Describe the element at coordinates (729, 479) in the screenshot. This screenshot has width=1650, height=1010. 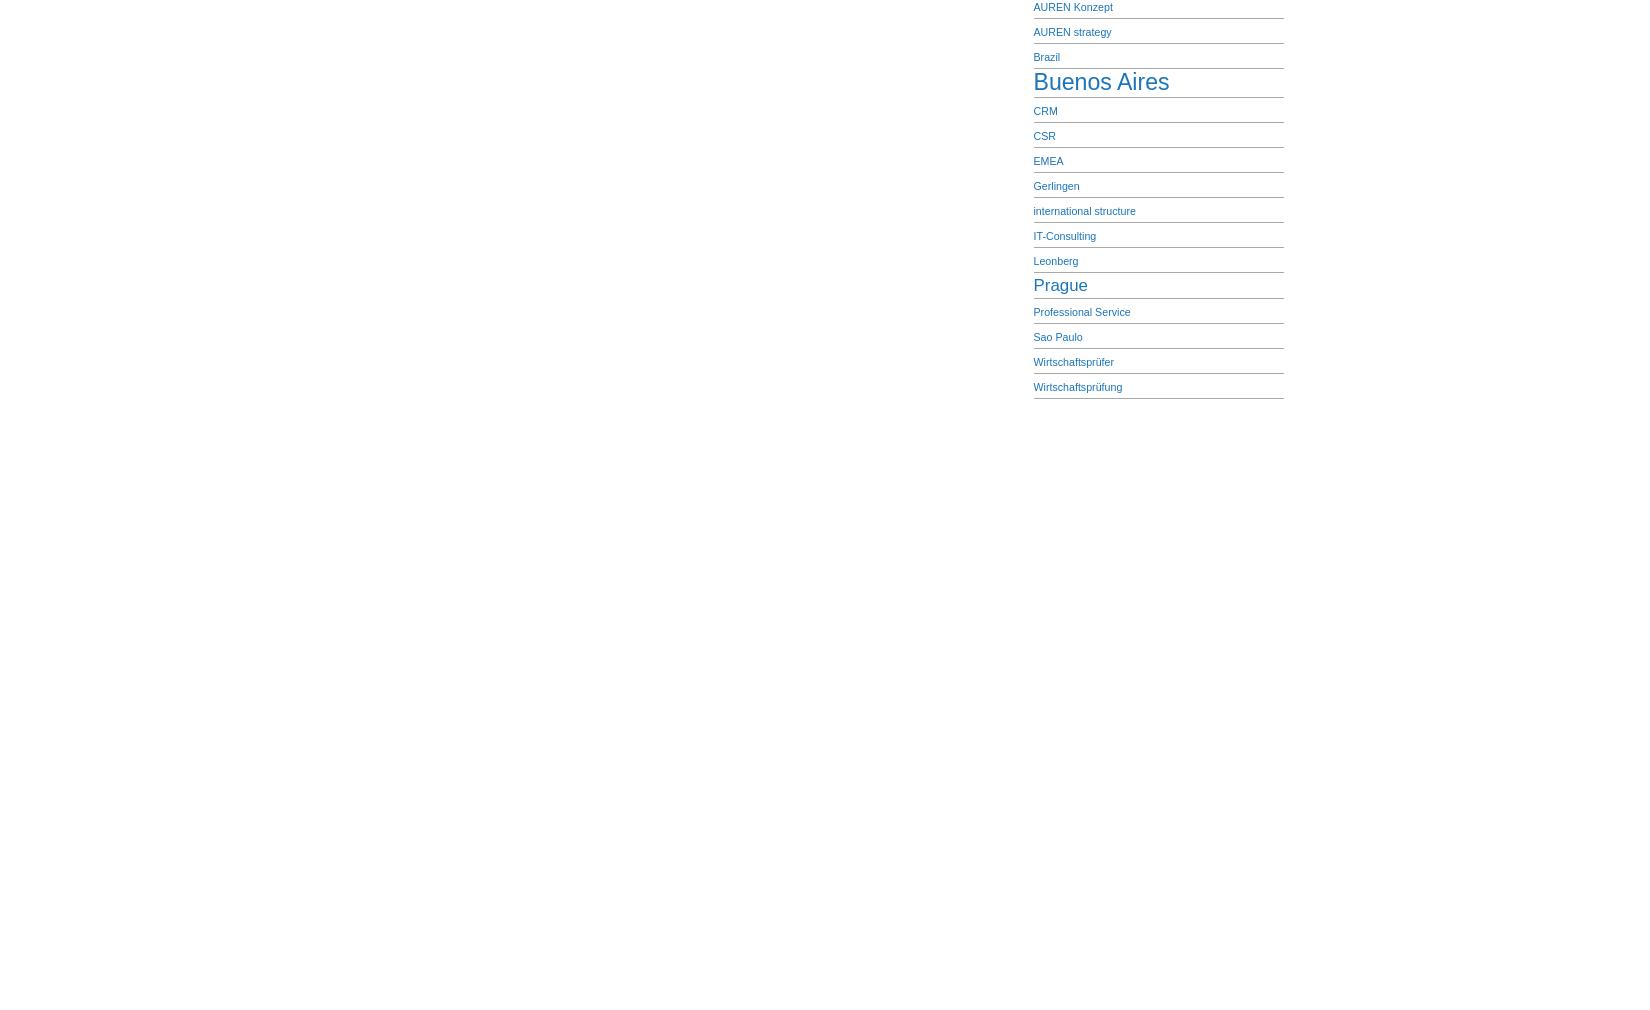
I see `'Anmelden'` at that location.